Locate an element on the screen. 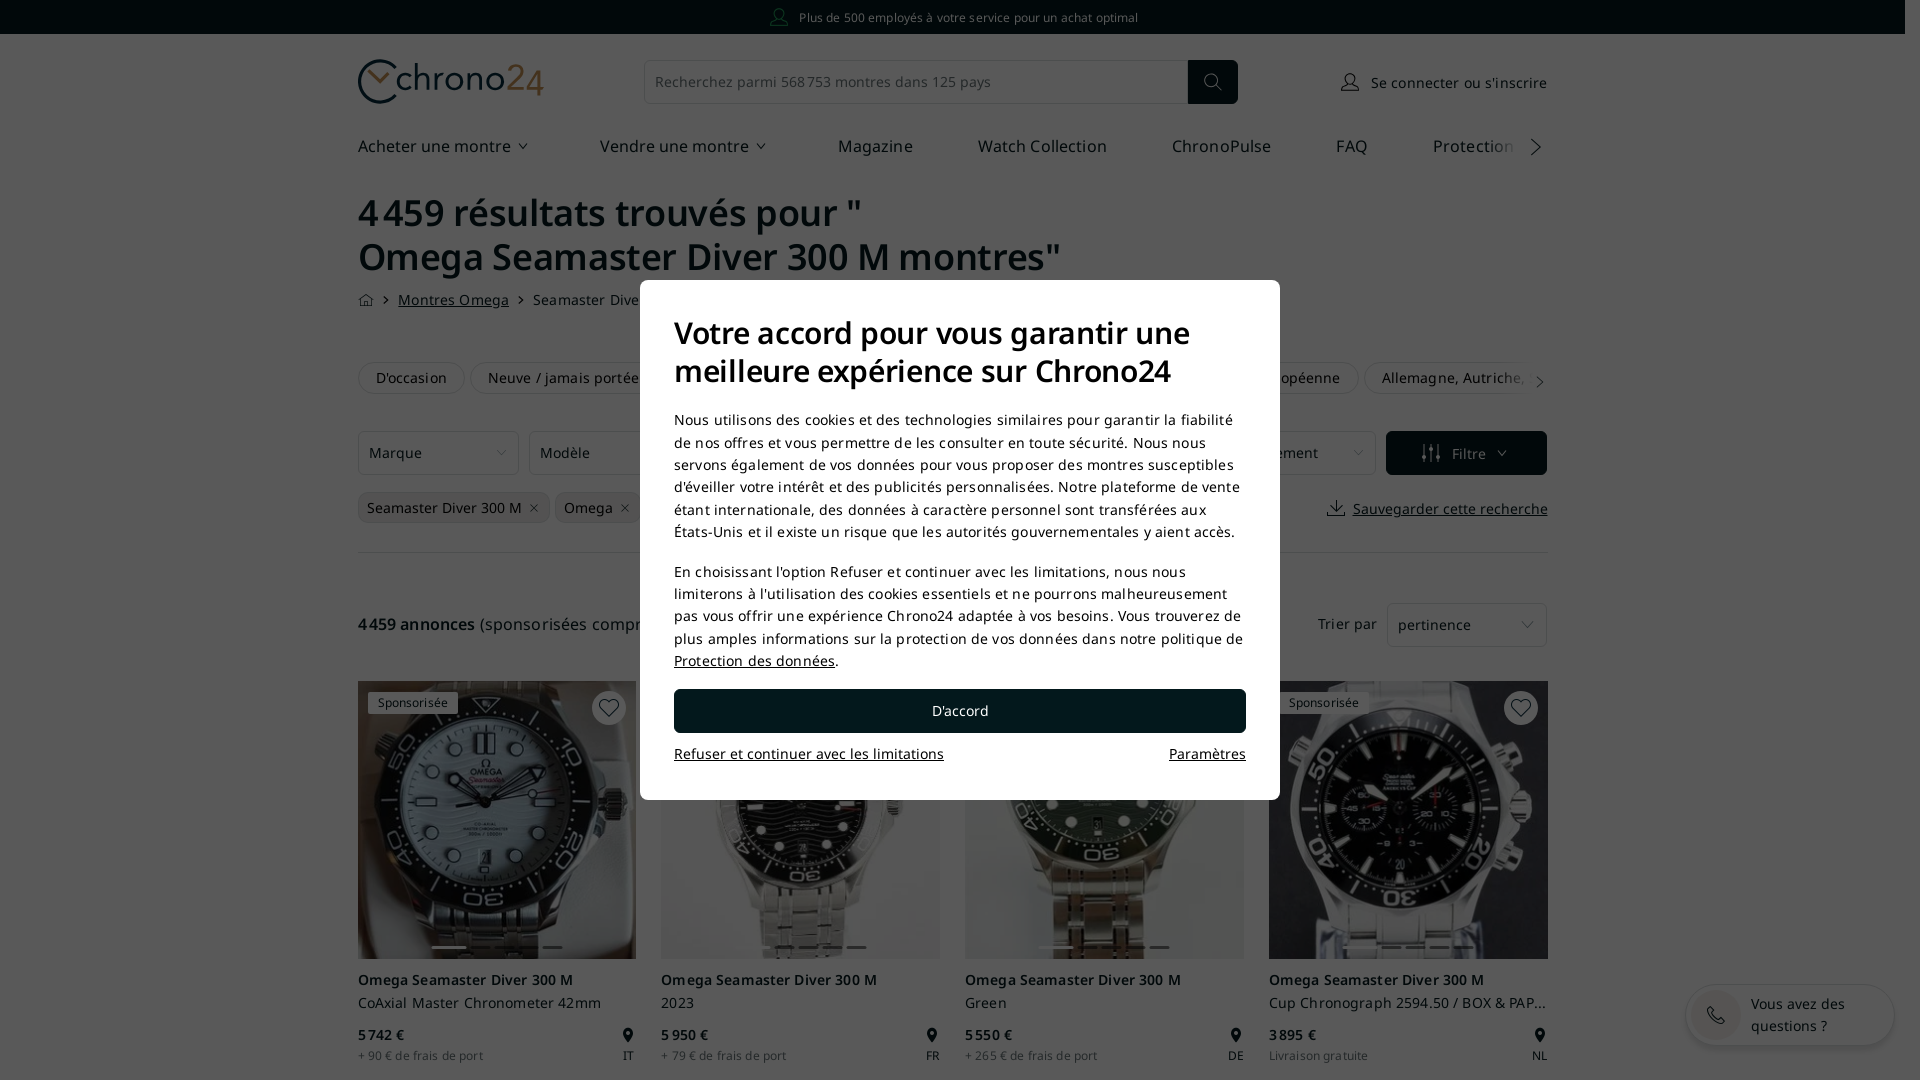 This screenshot has width=1920, height=1080. 'Allemagne, Autriche, Suisse' is located at coordinates (1478, 378).